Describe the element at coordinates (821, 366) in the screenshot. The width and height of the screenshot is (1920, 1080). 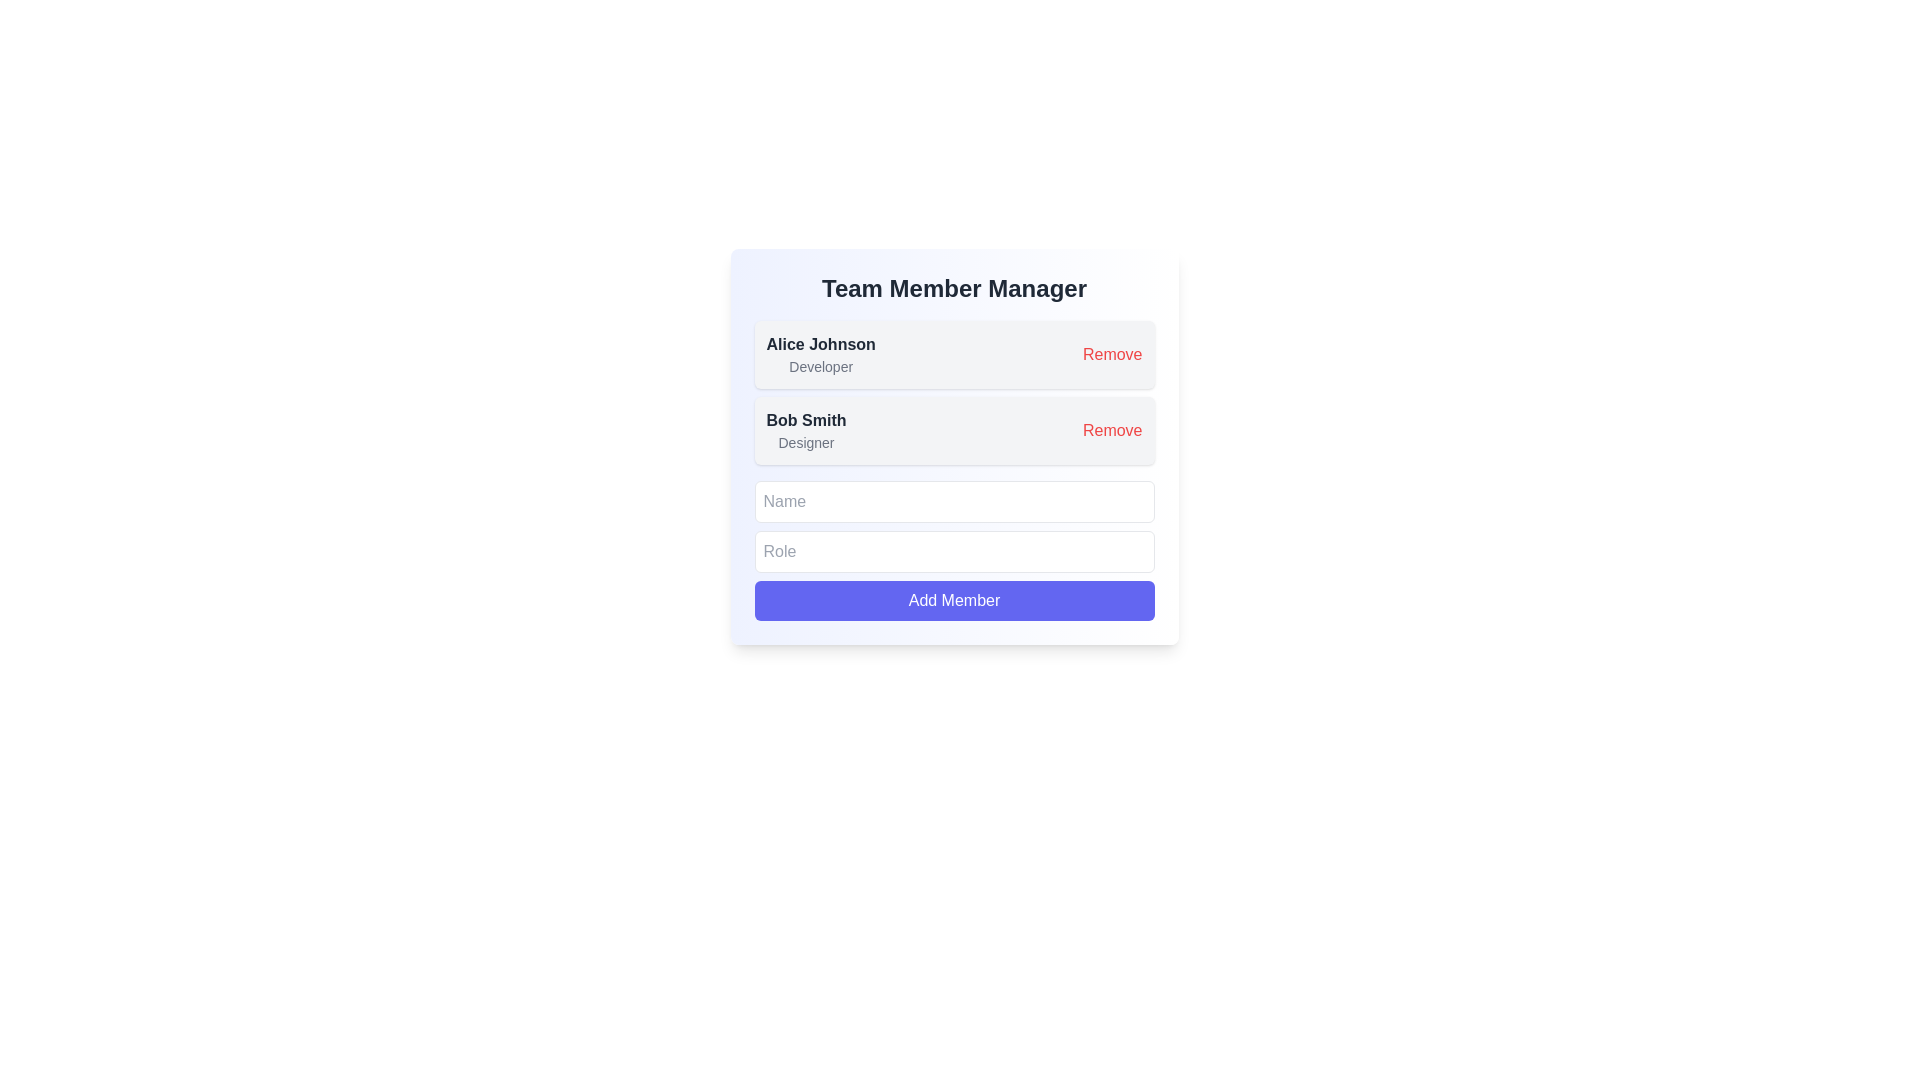
I see `the text label displaying 'Developer' in light gray color, located beneath 'Alice Johnson' in the team member entry section` at that location.